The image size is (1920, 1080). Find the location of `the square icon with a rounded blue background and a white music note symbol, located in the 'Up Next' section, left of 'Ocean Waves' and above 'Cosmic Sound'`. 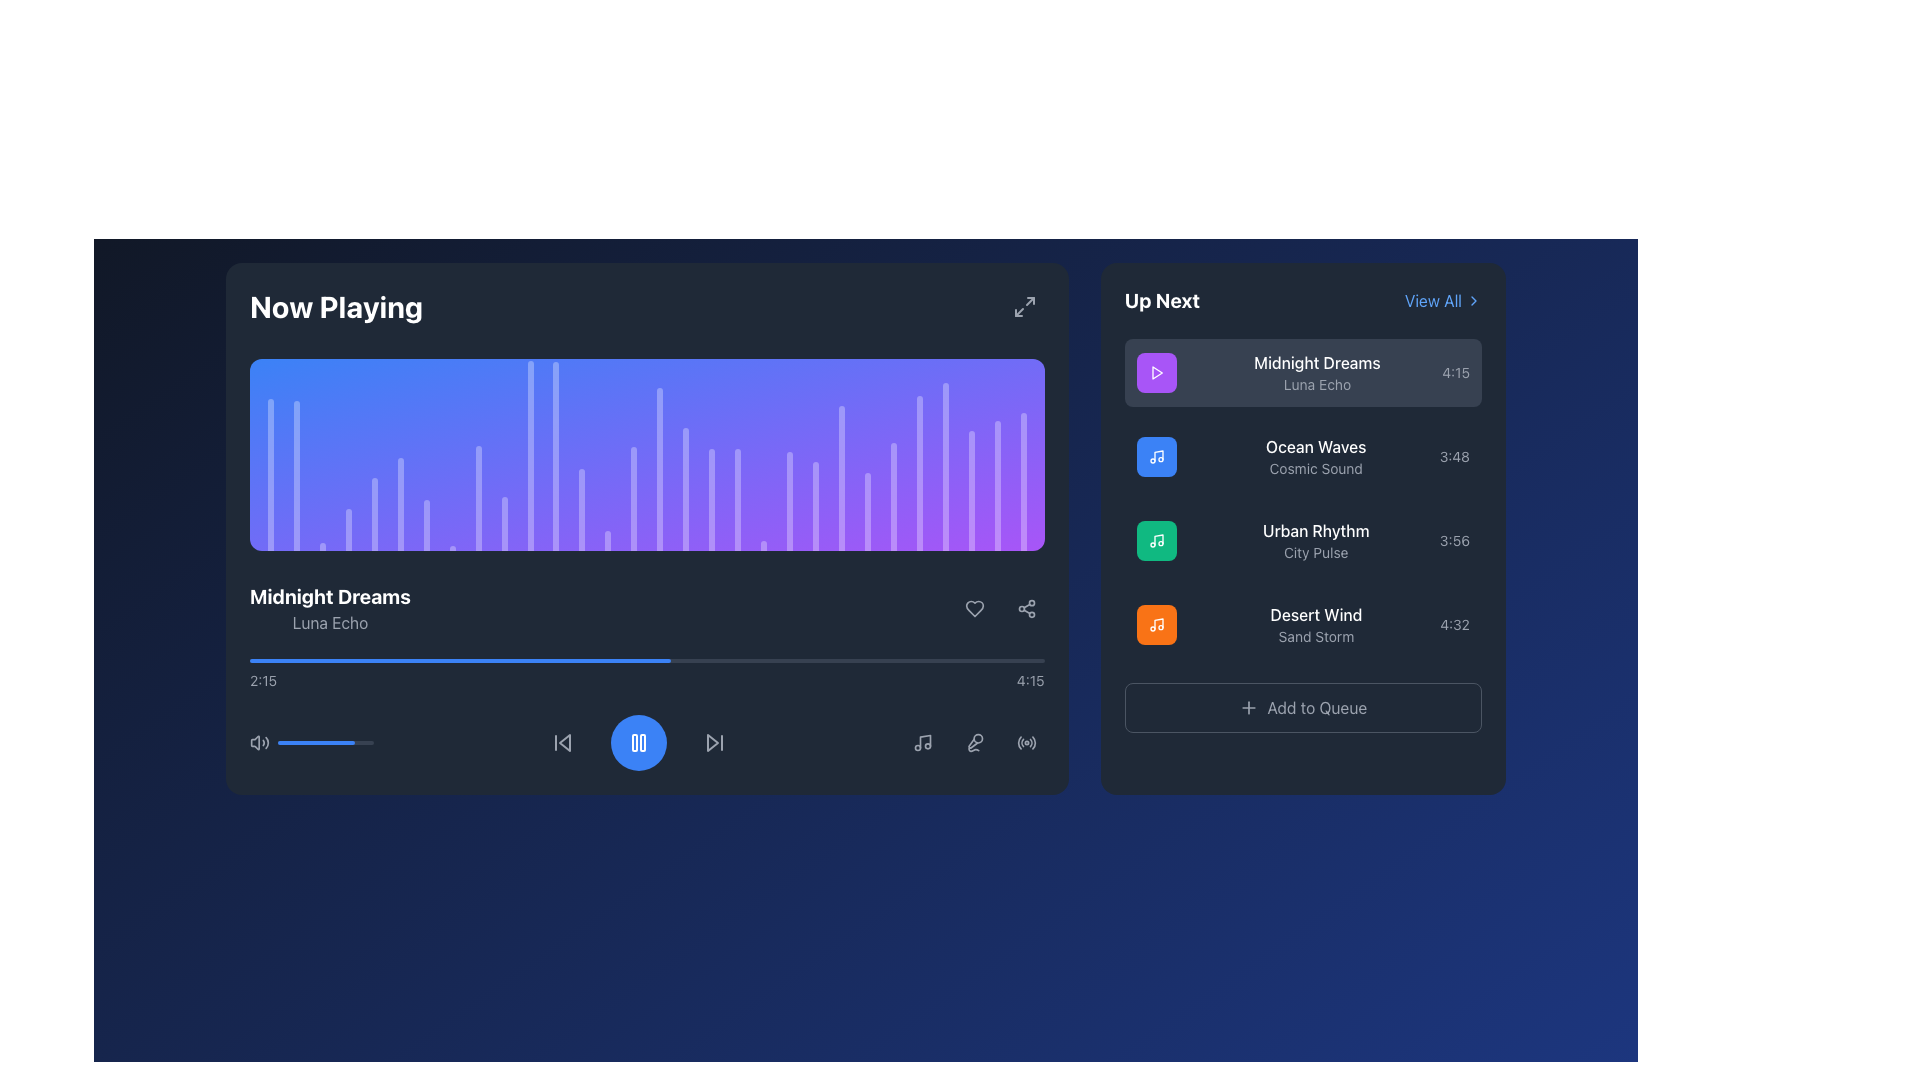

the square icon with a rounded blue background and a white music note symbol, located in the 'Up Next' section, left of 'Ocean Waves' and above 'Cosmic Sound' is located at coordinates (1156, 456).